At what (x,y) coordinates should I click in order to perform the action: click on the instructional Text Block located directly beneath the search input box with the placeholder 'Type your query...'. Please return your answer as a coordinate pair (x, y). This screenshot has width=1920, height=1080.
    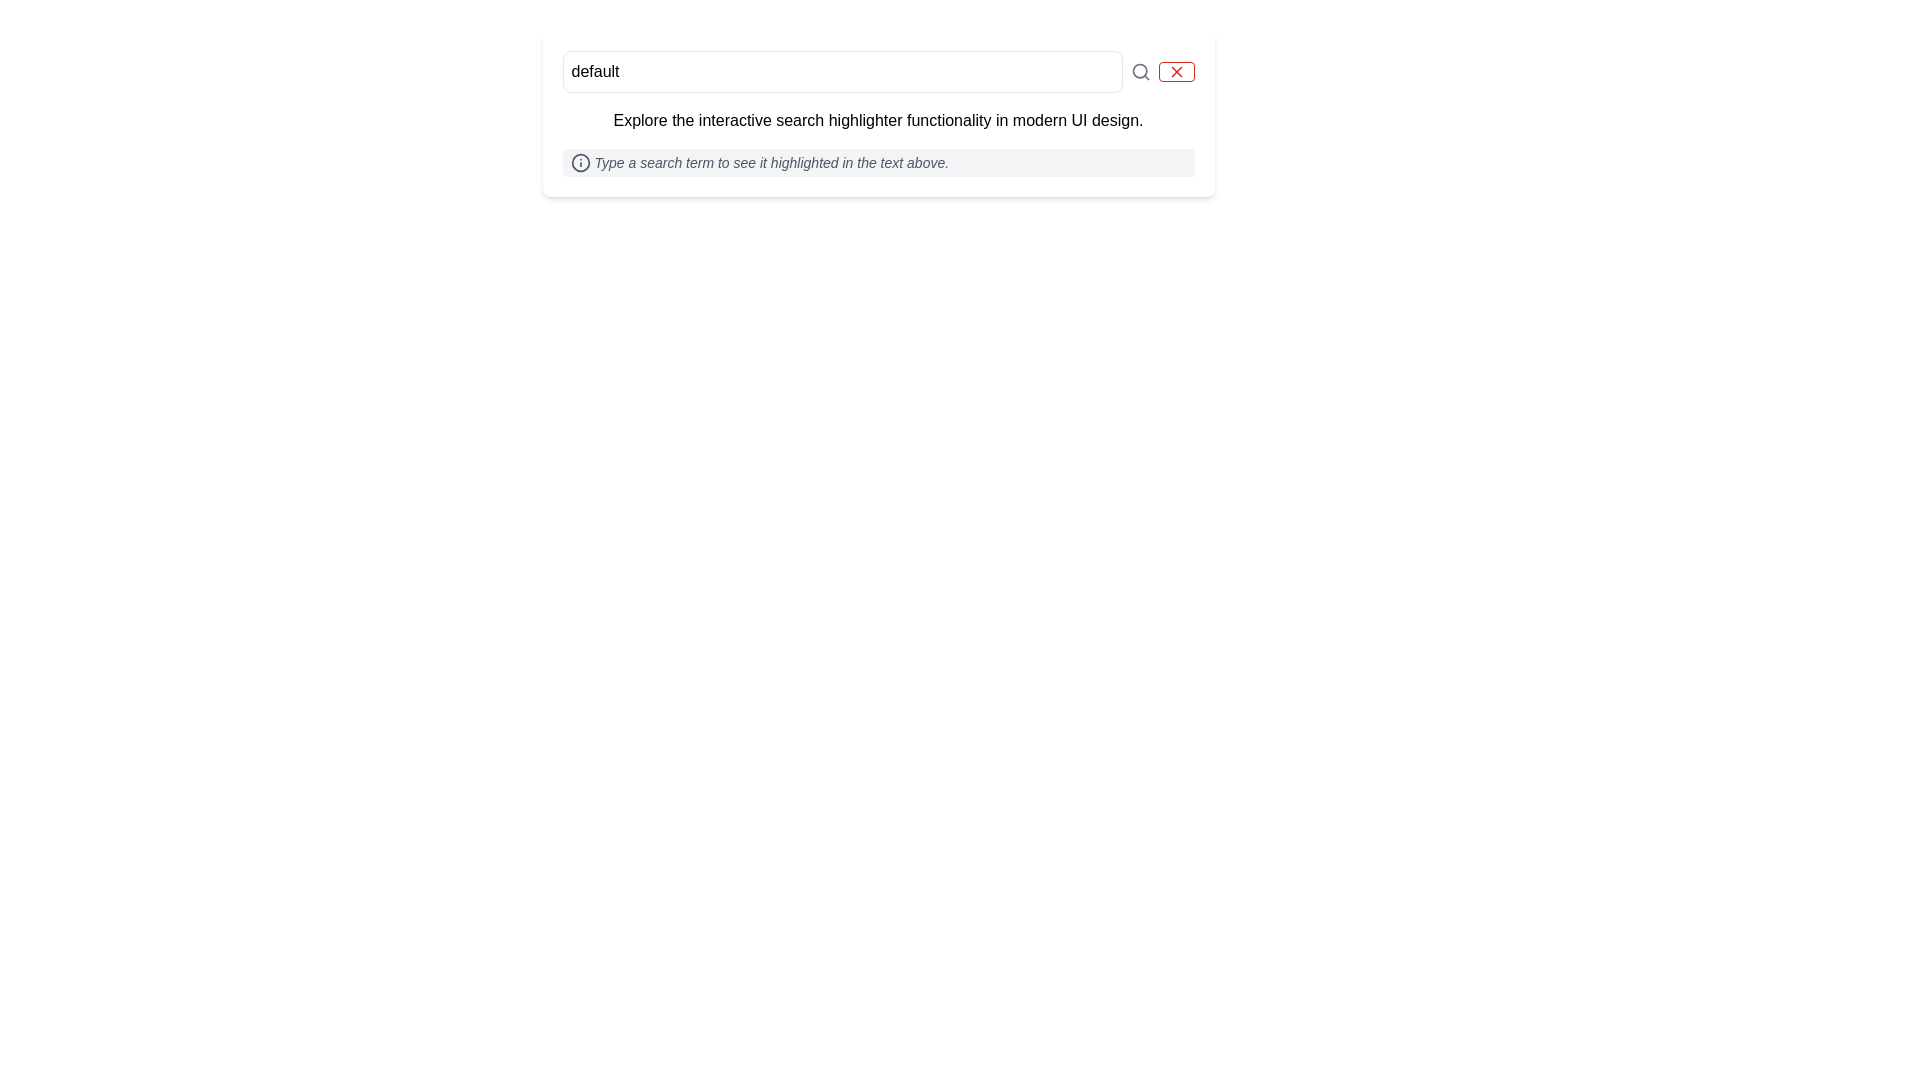
    Looking at the image, I should click on (878, 120).